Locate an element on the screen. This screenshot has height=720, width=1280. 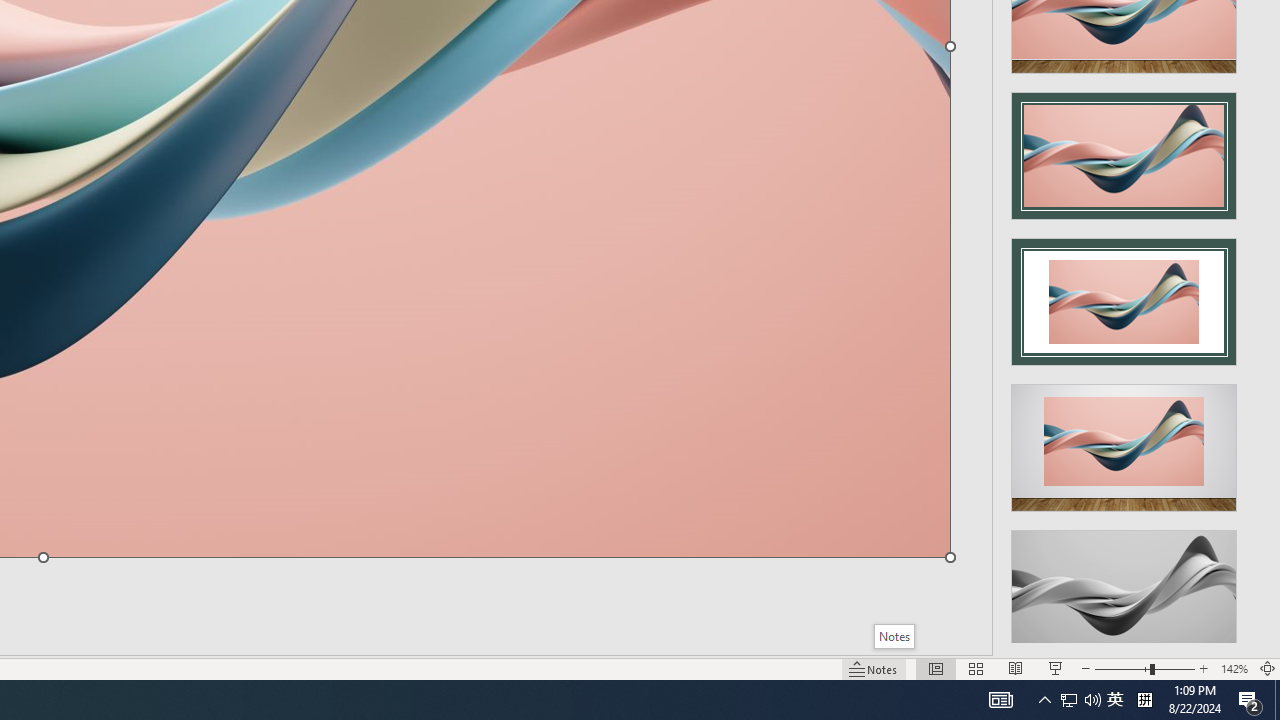
'Zoom 142%' is located at coordinates (1233, 669).